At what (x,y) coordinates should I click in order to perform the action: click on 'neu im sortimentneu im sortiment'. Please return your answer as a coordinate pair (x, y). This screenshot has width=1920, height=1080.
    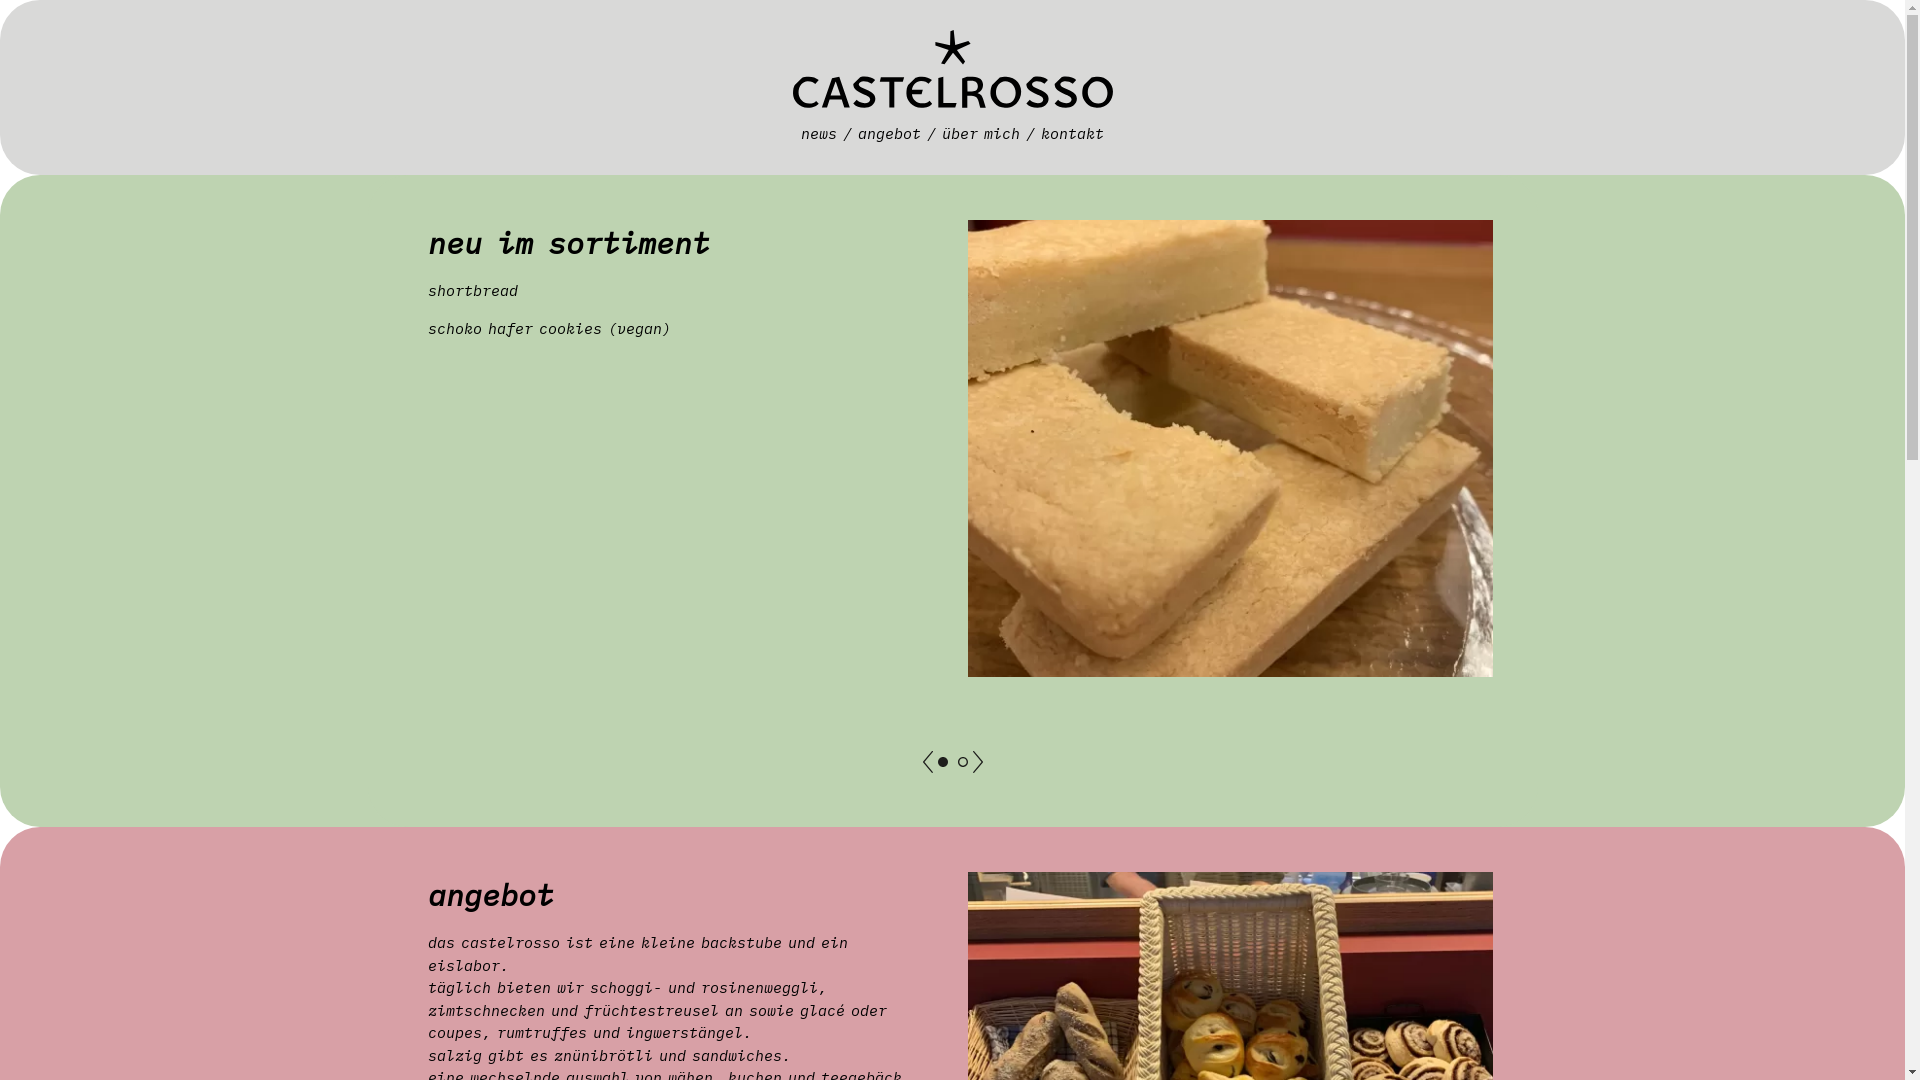
    Looking at the image, I should click on (936, 762).